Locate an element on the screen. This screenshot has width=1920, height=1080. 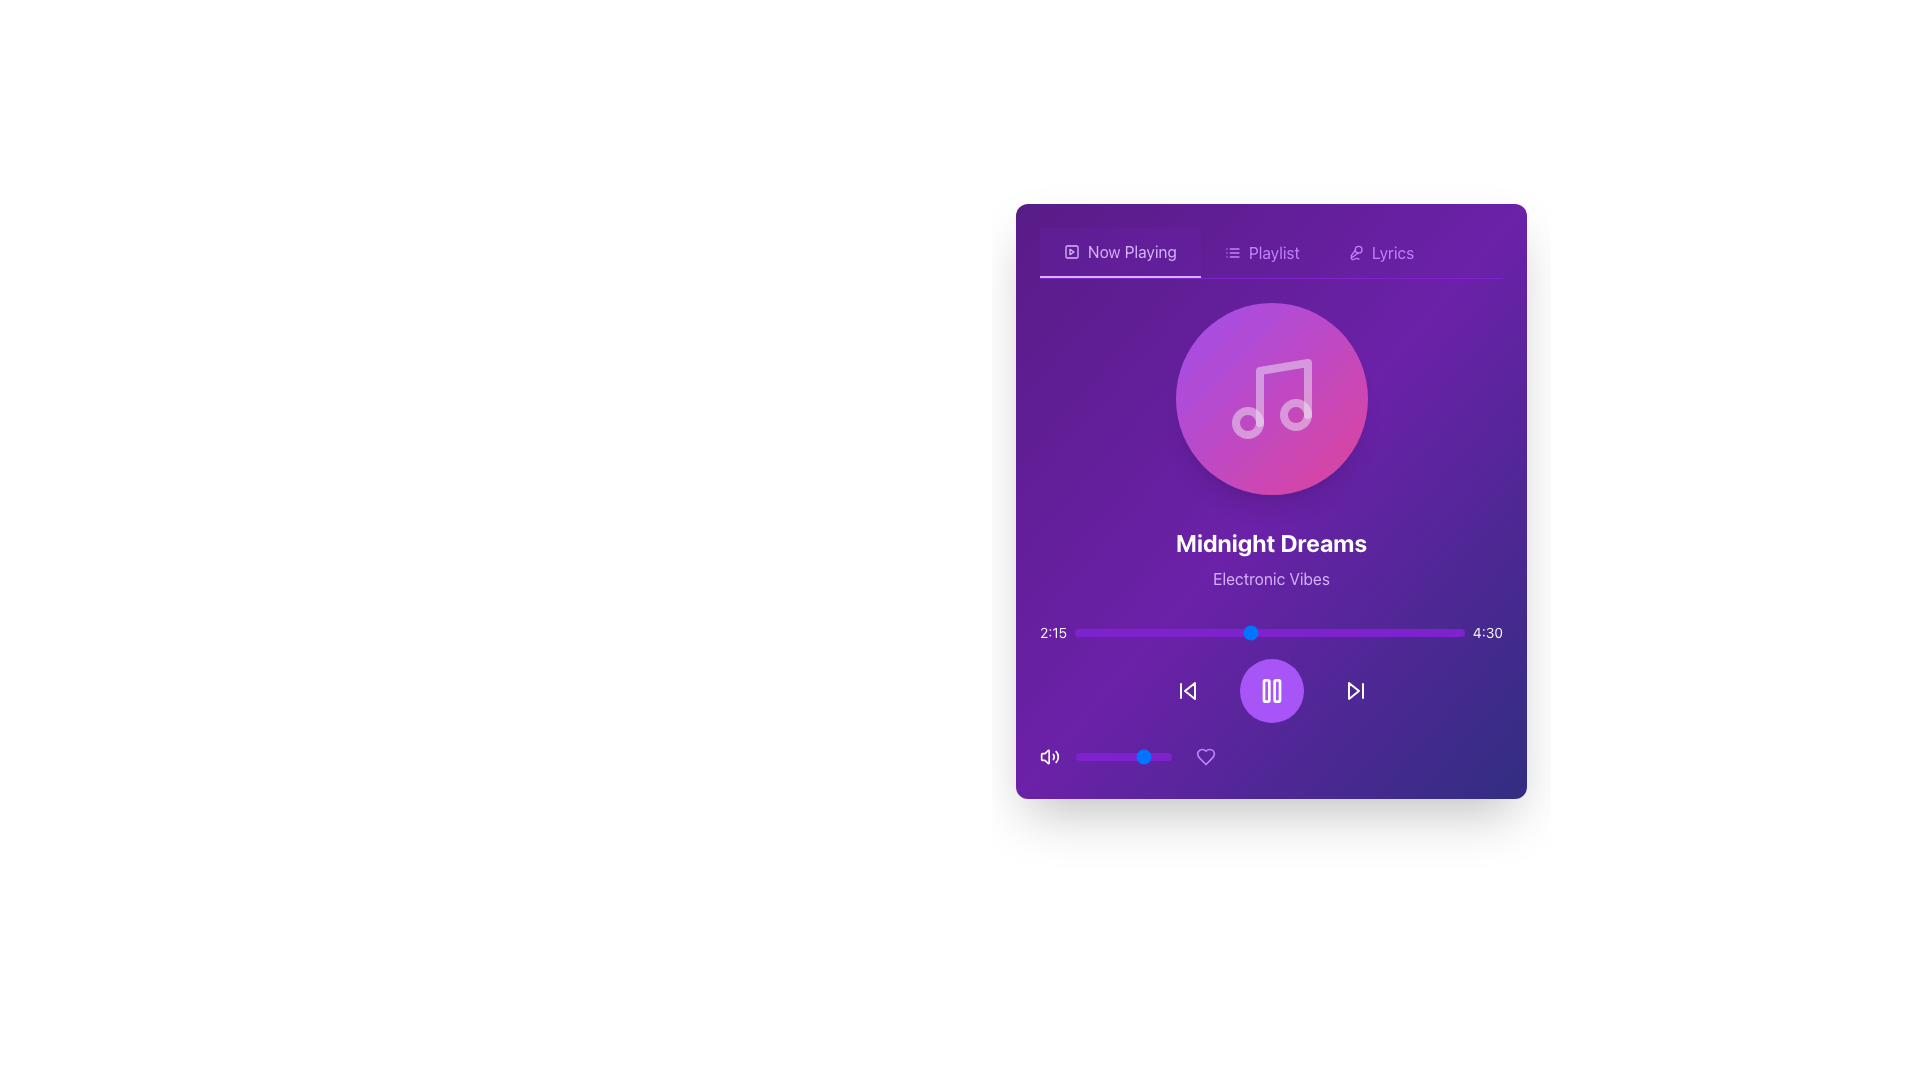
the sound mute icon located at the bottom-left of the interface within the sound control mechanism is located at coordinates (1044, 756).